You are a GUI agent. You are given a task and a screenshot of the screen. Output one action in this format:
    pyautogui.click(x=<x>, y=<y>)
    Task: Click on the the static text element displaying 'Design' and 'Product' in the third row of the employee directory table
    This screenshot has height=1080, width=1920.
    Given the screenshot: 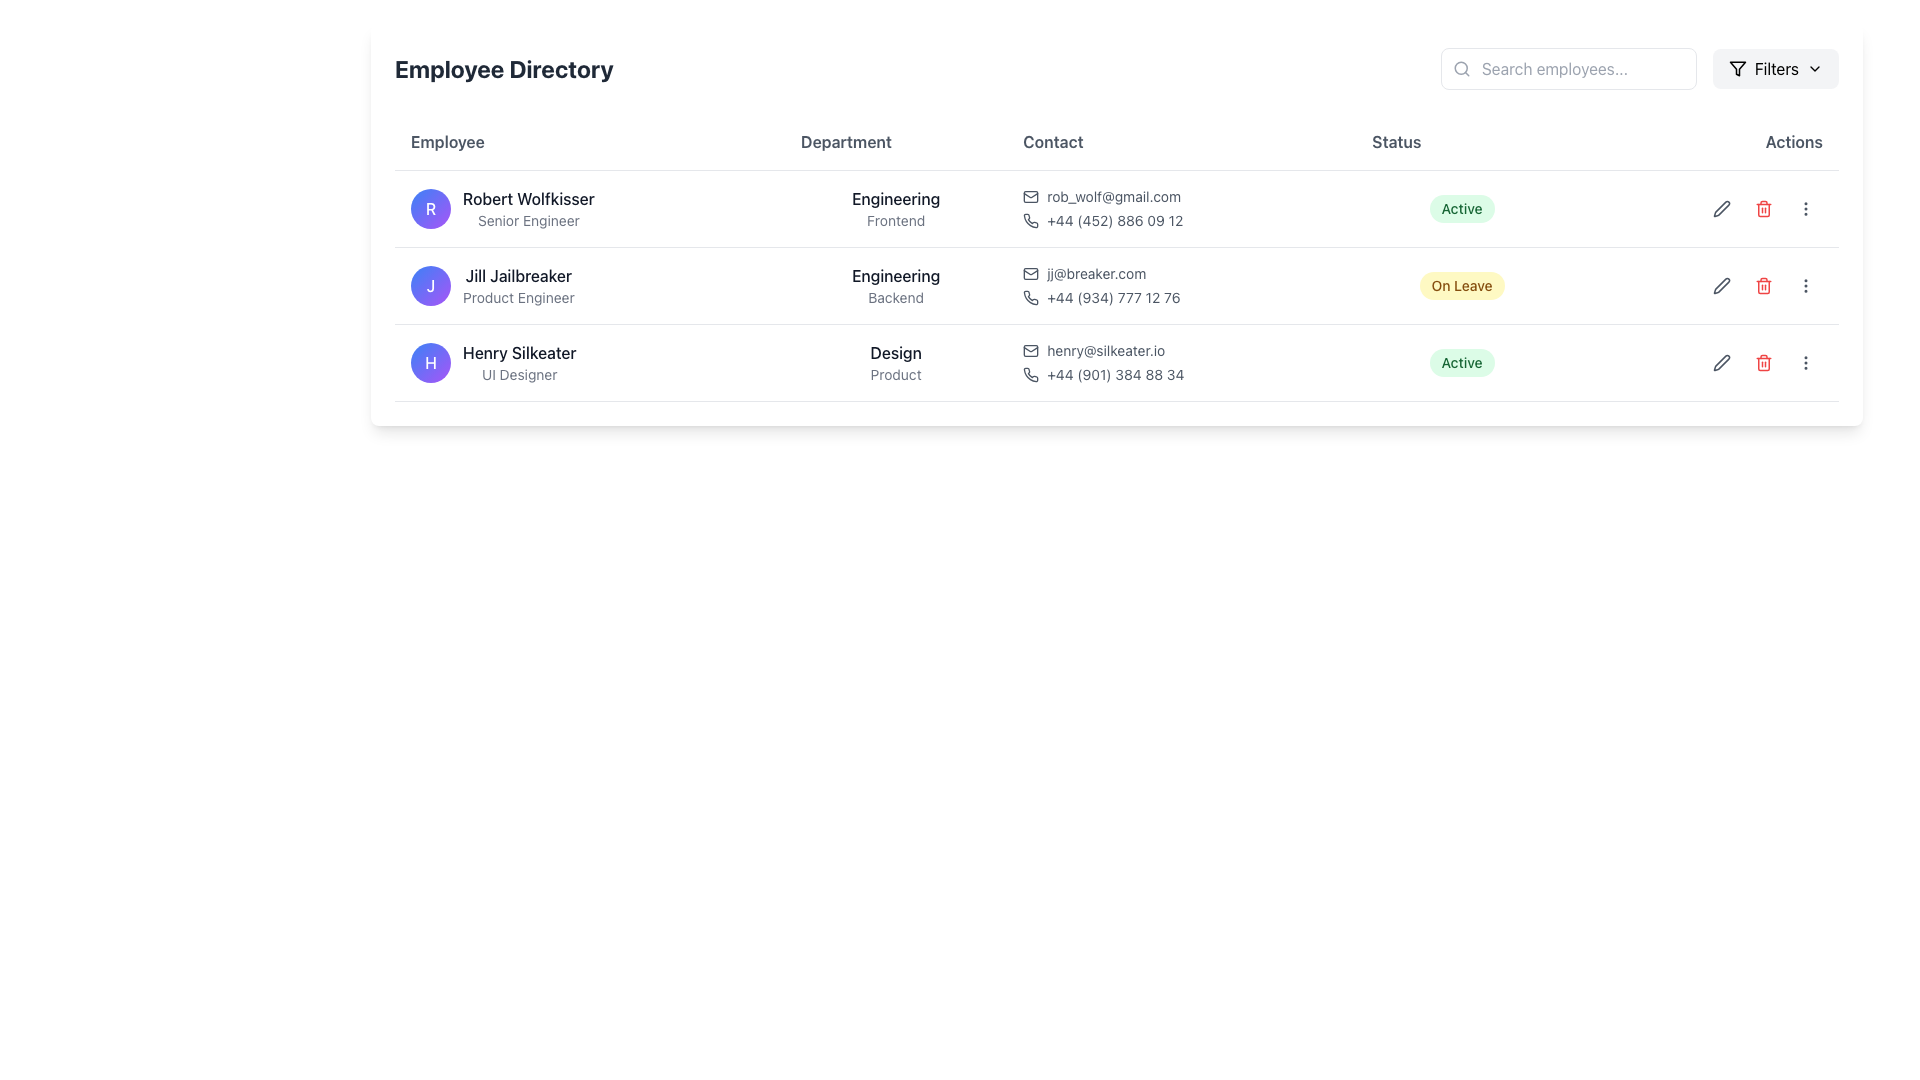 What is the action you would take?
    pyautogui.click(x=895, y=362)
    